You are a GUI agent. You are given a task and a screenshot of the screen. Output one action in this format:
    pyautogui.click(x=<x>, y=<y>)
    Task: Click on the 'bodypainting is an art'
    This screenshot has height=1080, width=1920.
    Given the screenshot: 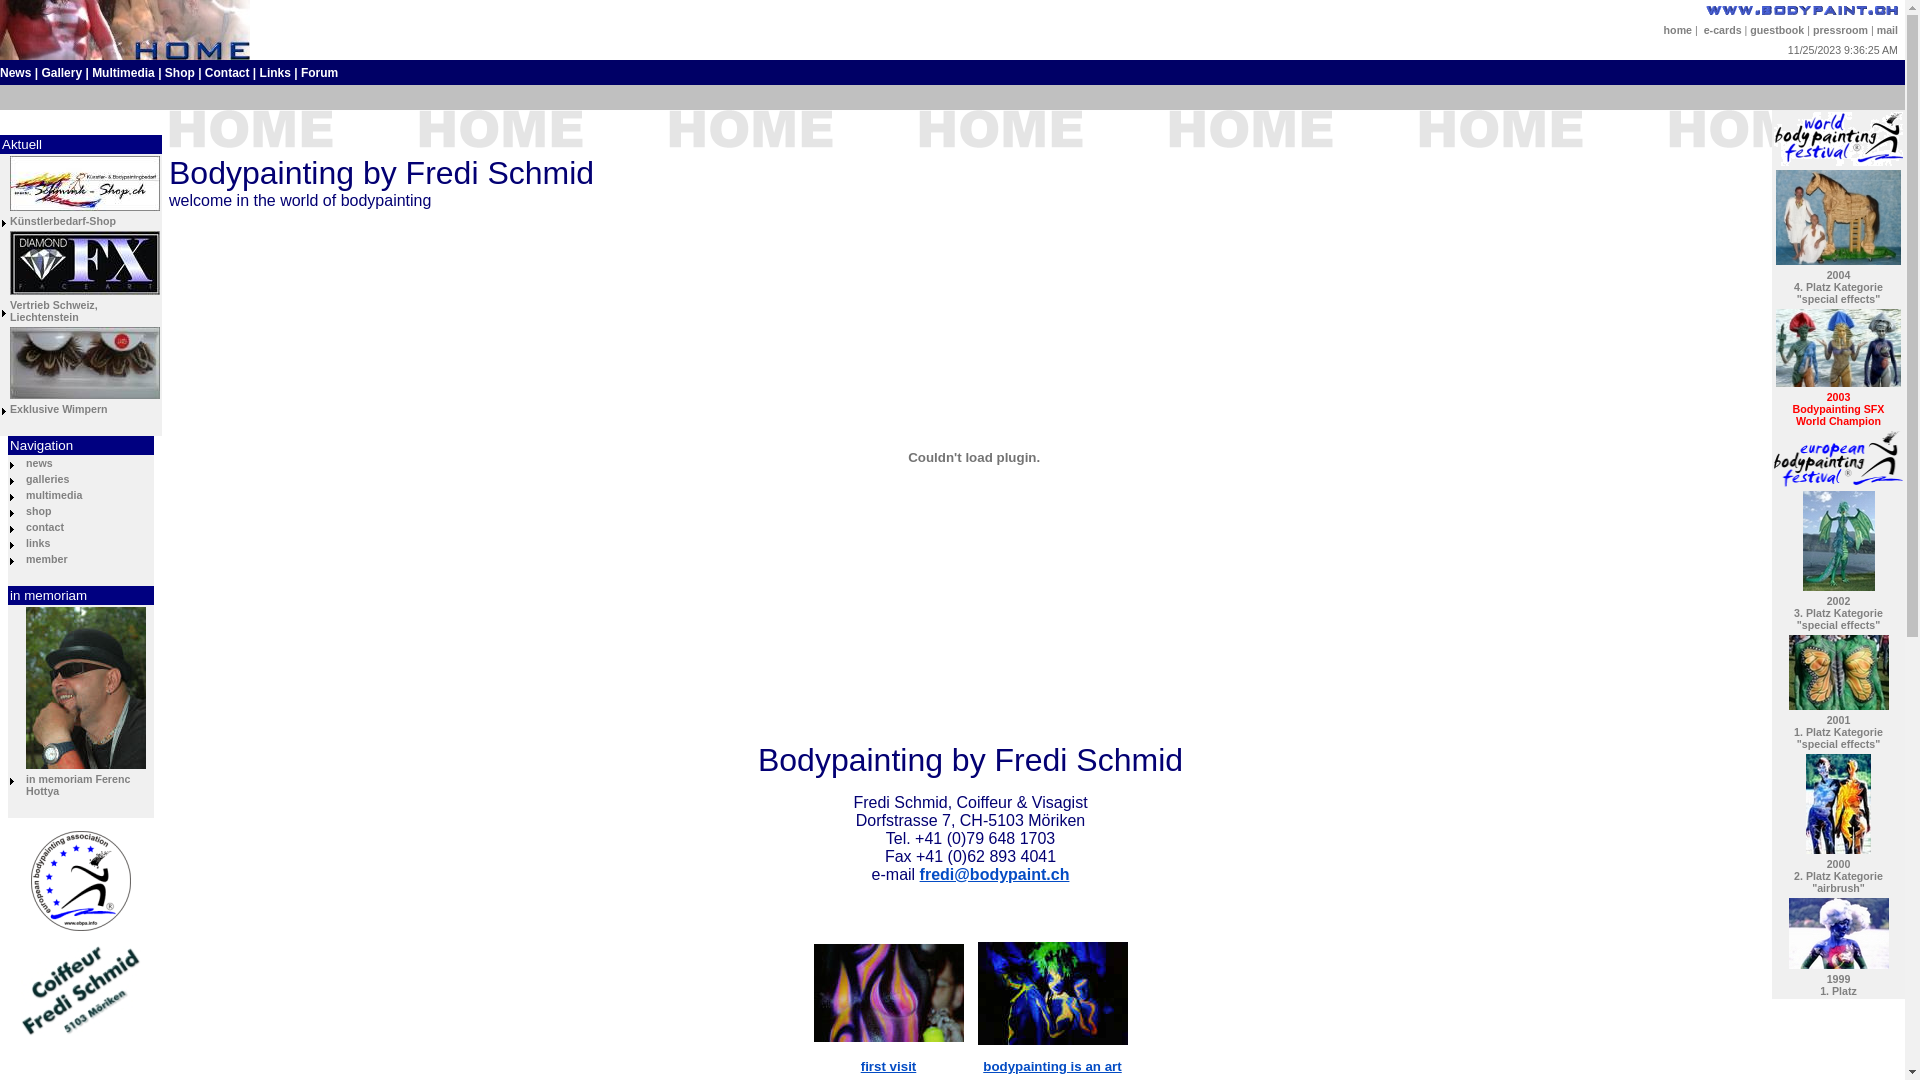 What is the action you would take?
    pyautogui.click(x=983, y=1065)
    